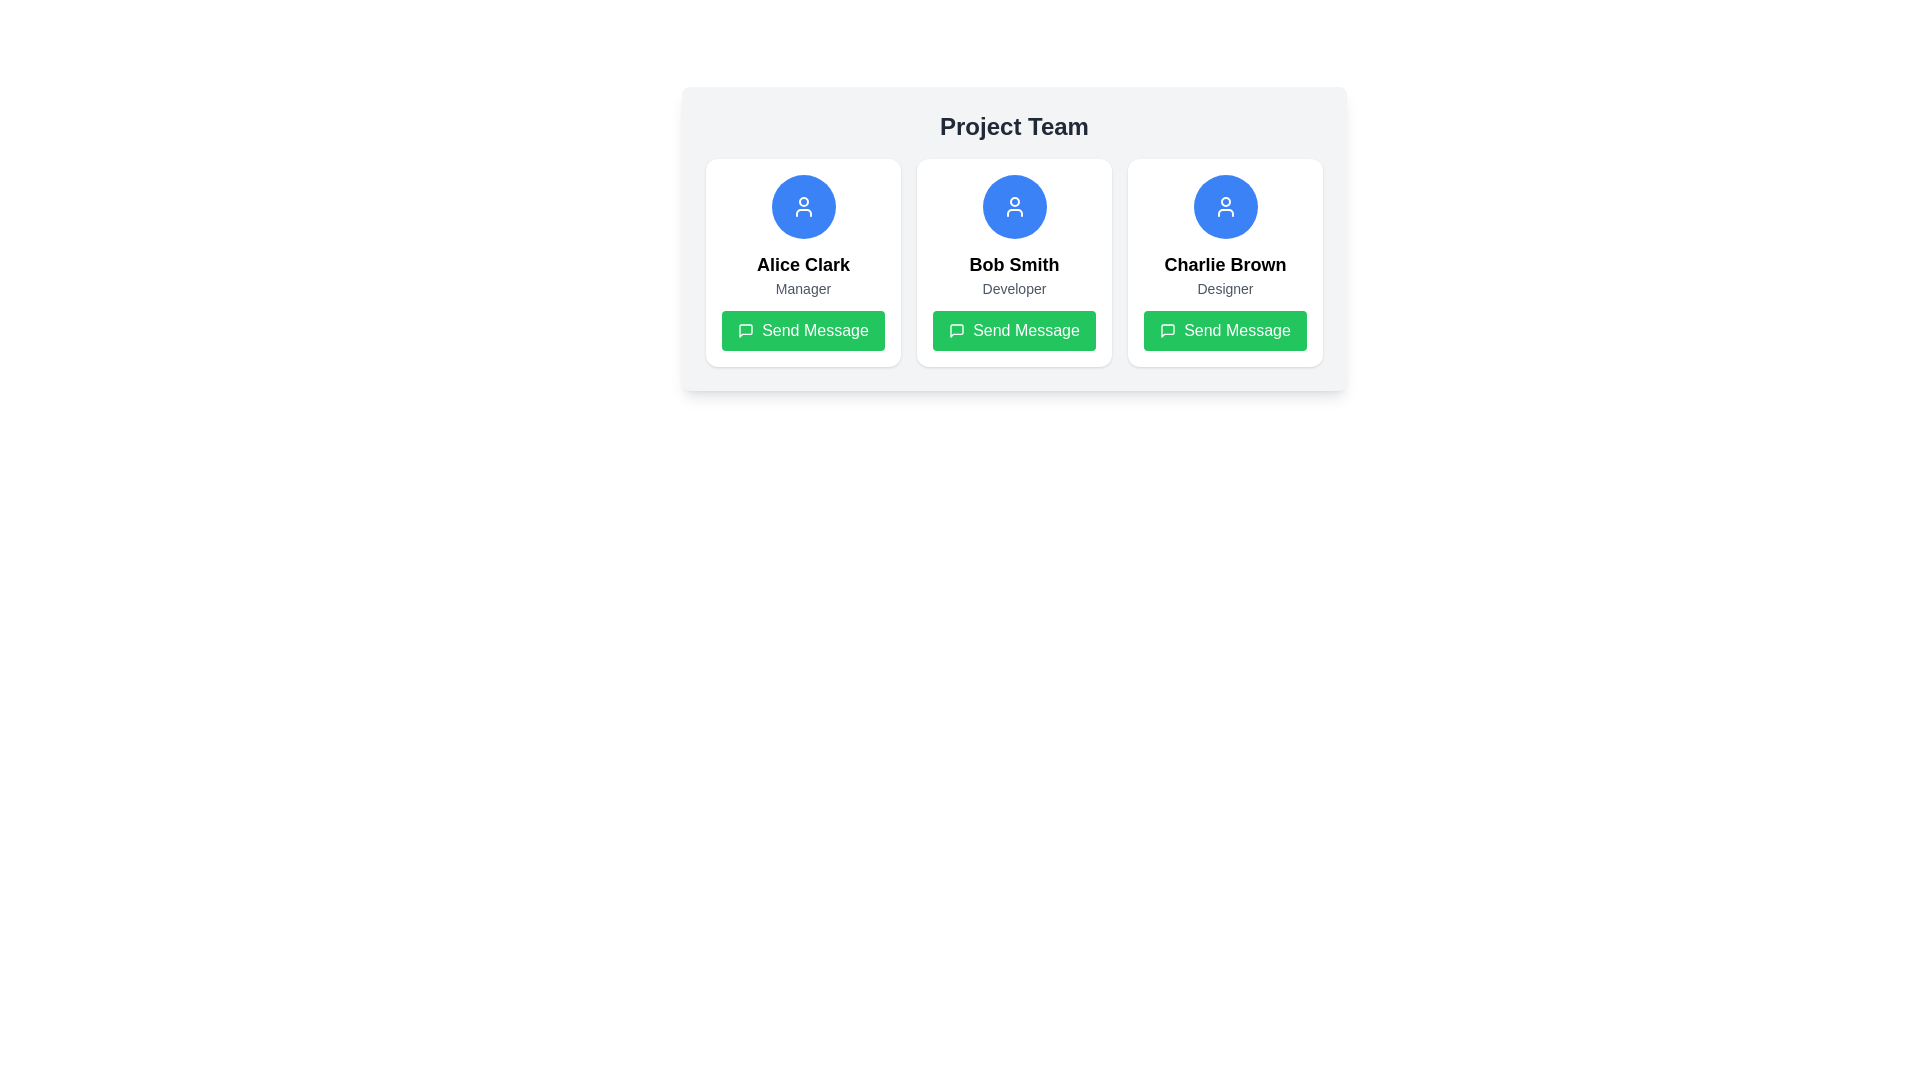  I want to click on the 'Send Message' button, which is a rectangular button with white text on a green background, located under the member 'Bob Smith' in the Project Team section, so click(1014, 330).